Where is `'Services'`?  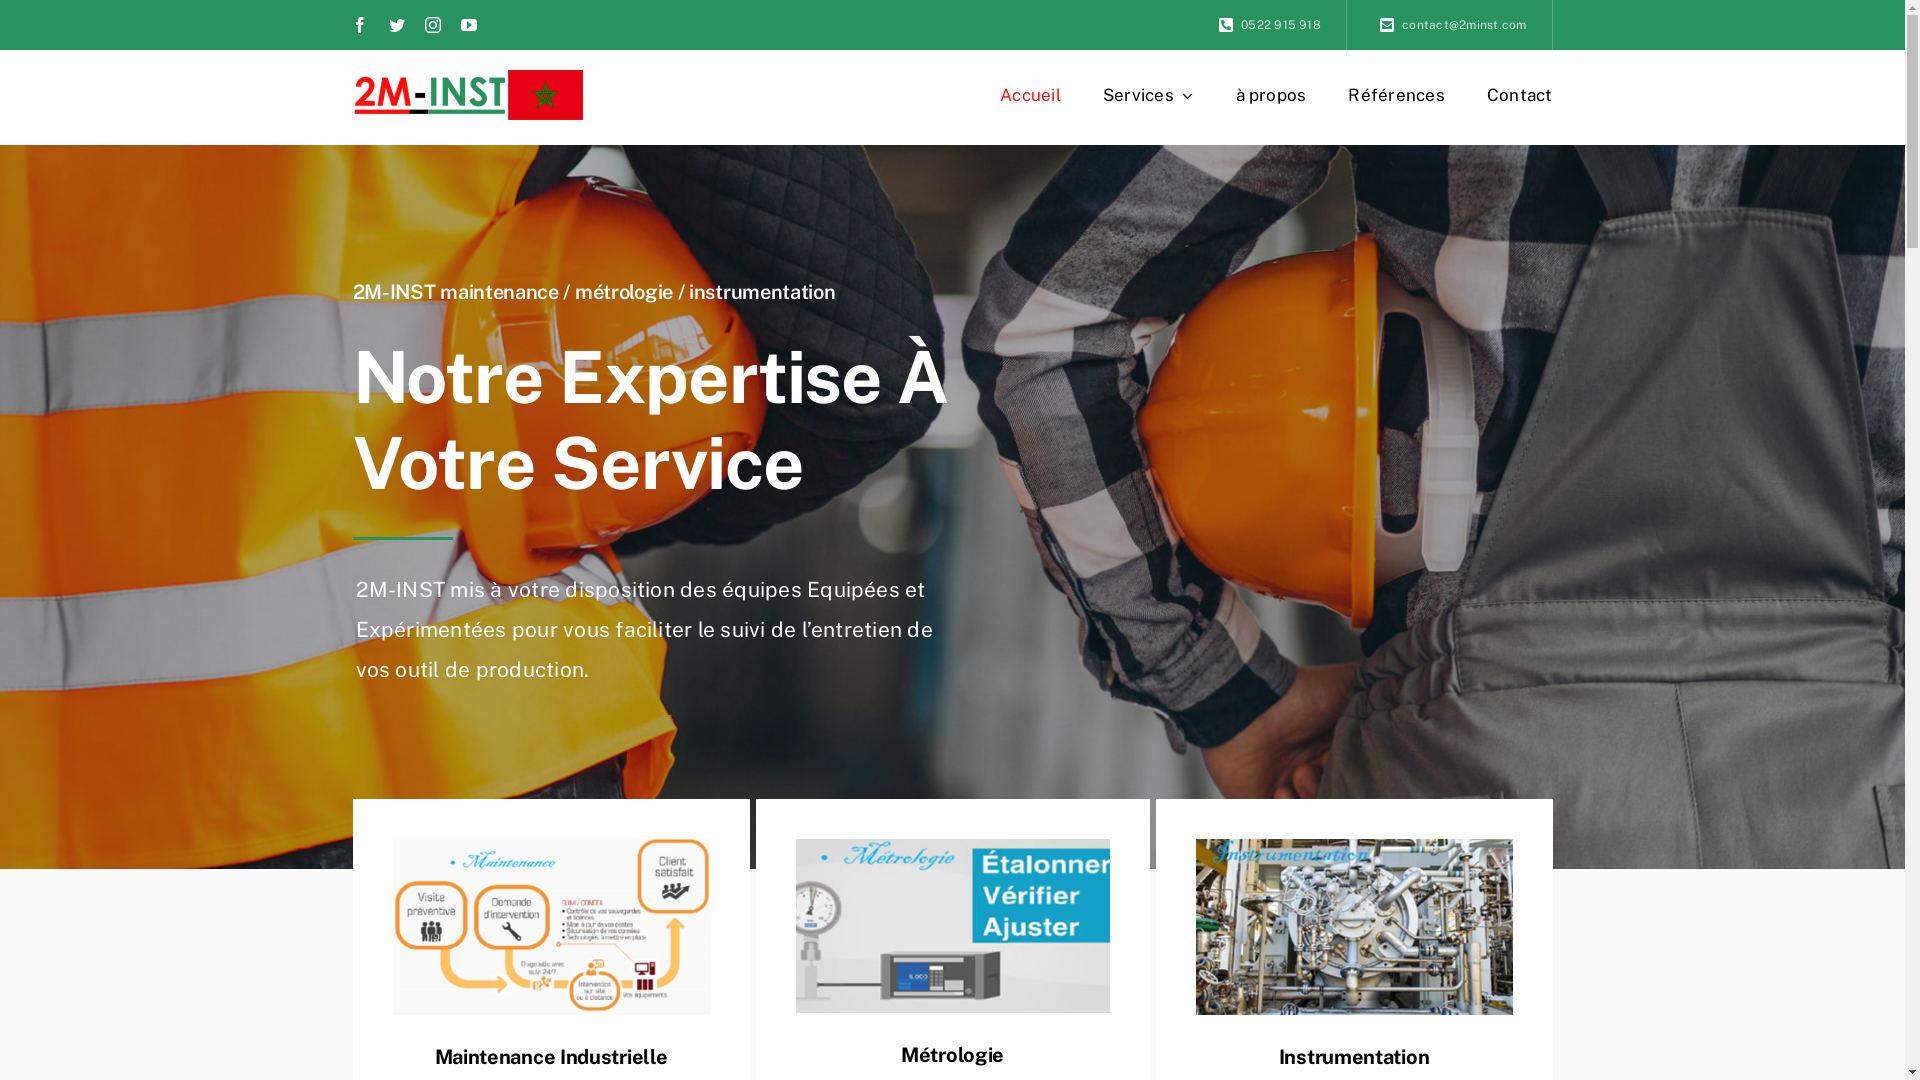
'Services' is located at coordinates (1148, 95).